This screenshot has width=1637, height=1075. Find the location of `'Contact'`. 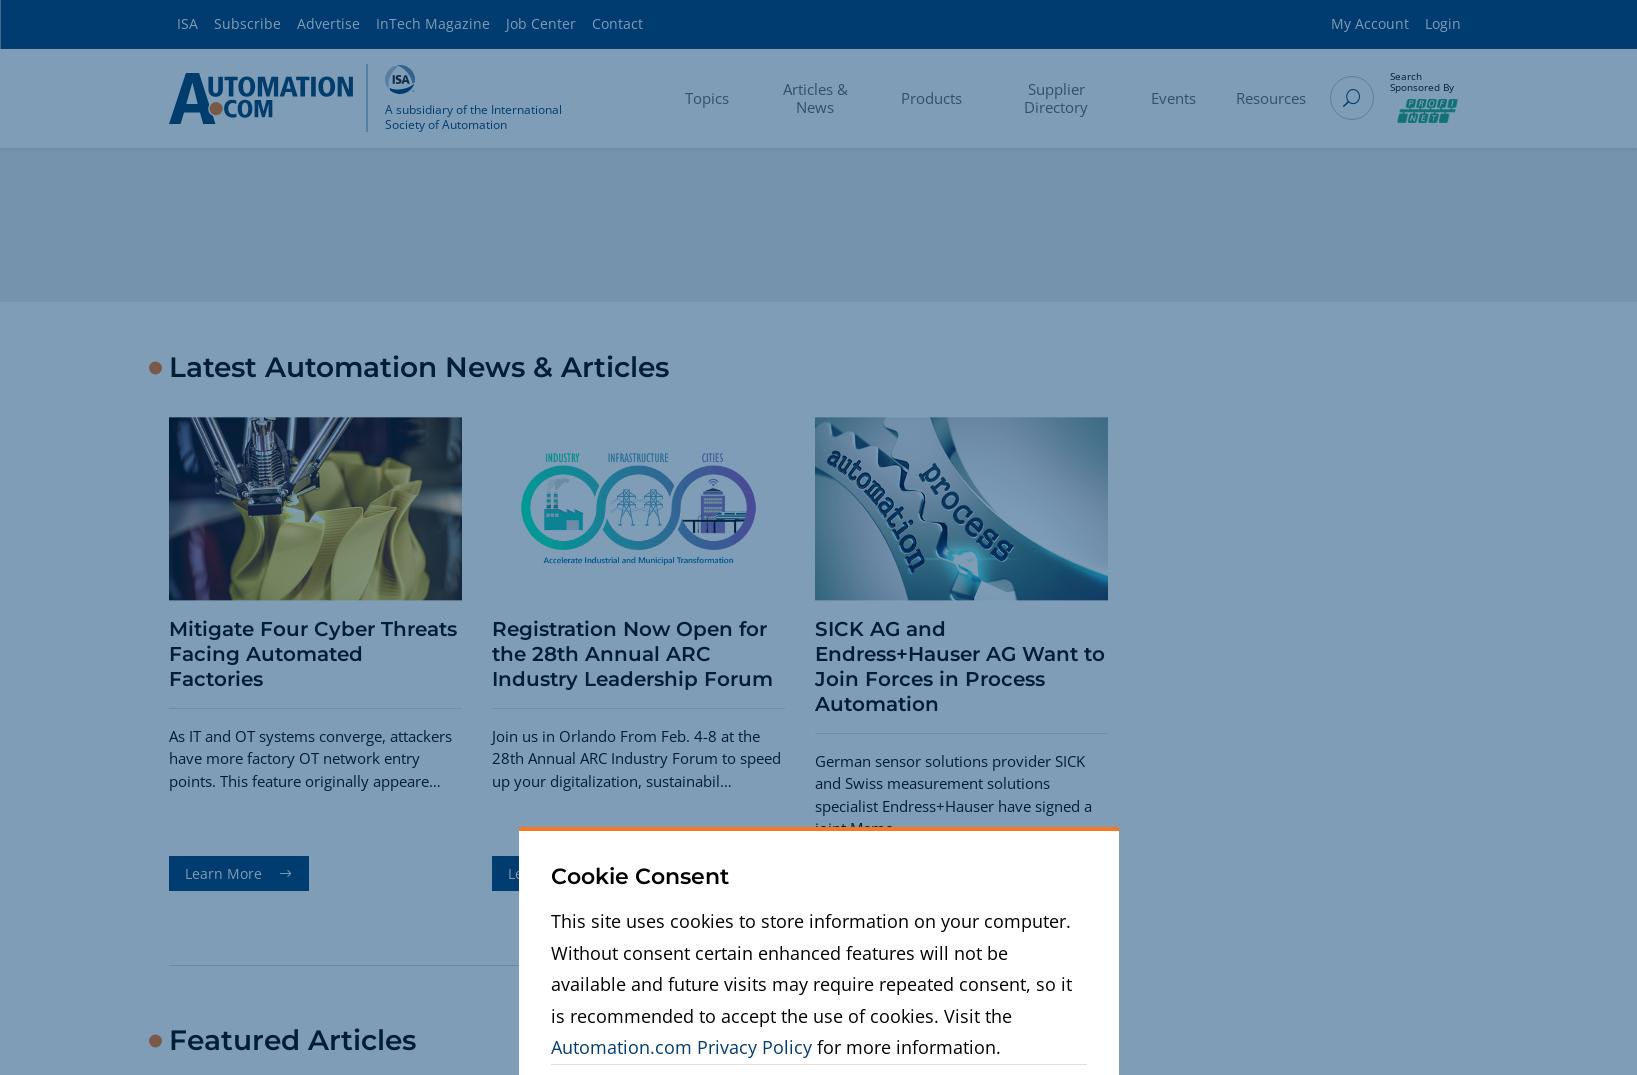

'Contact' is located at coordinates (616, 22).